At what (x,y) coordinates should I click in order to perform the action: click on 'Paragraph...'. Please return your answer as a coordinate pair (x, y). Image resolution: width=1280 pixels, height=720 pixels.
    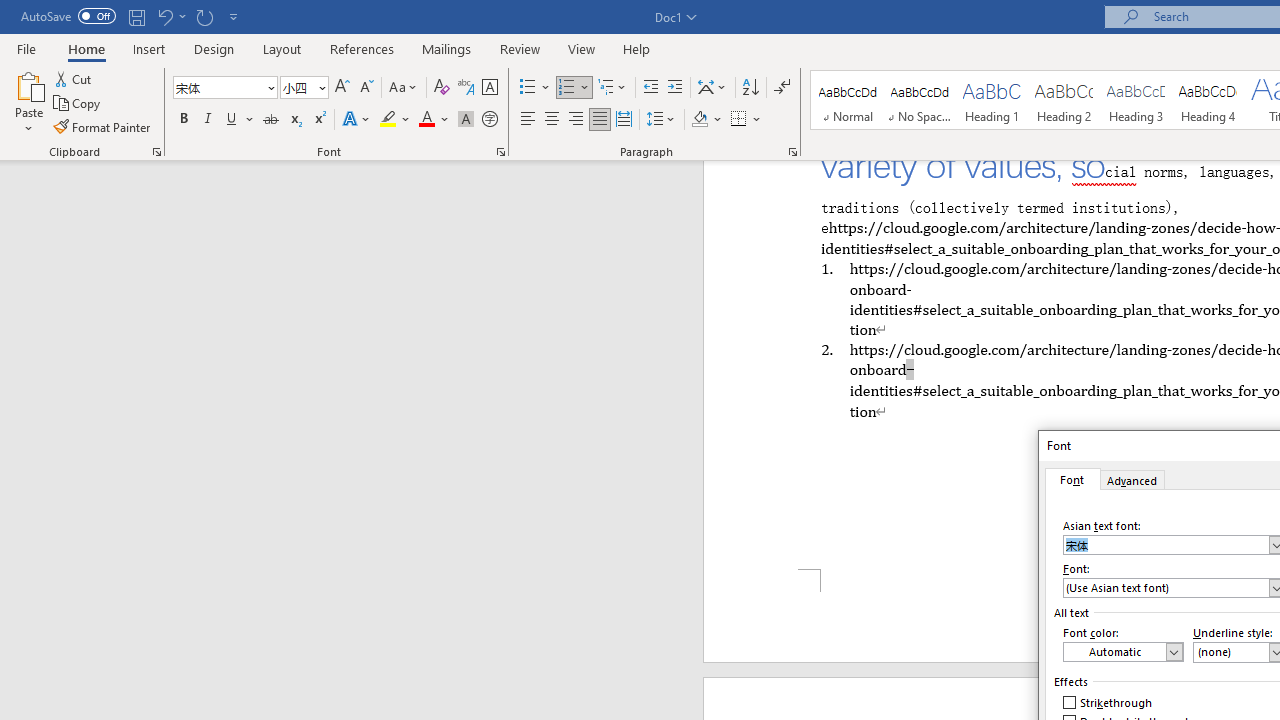
    Looking at the image, I should click on (791, 150).